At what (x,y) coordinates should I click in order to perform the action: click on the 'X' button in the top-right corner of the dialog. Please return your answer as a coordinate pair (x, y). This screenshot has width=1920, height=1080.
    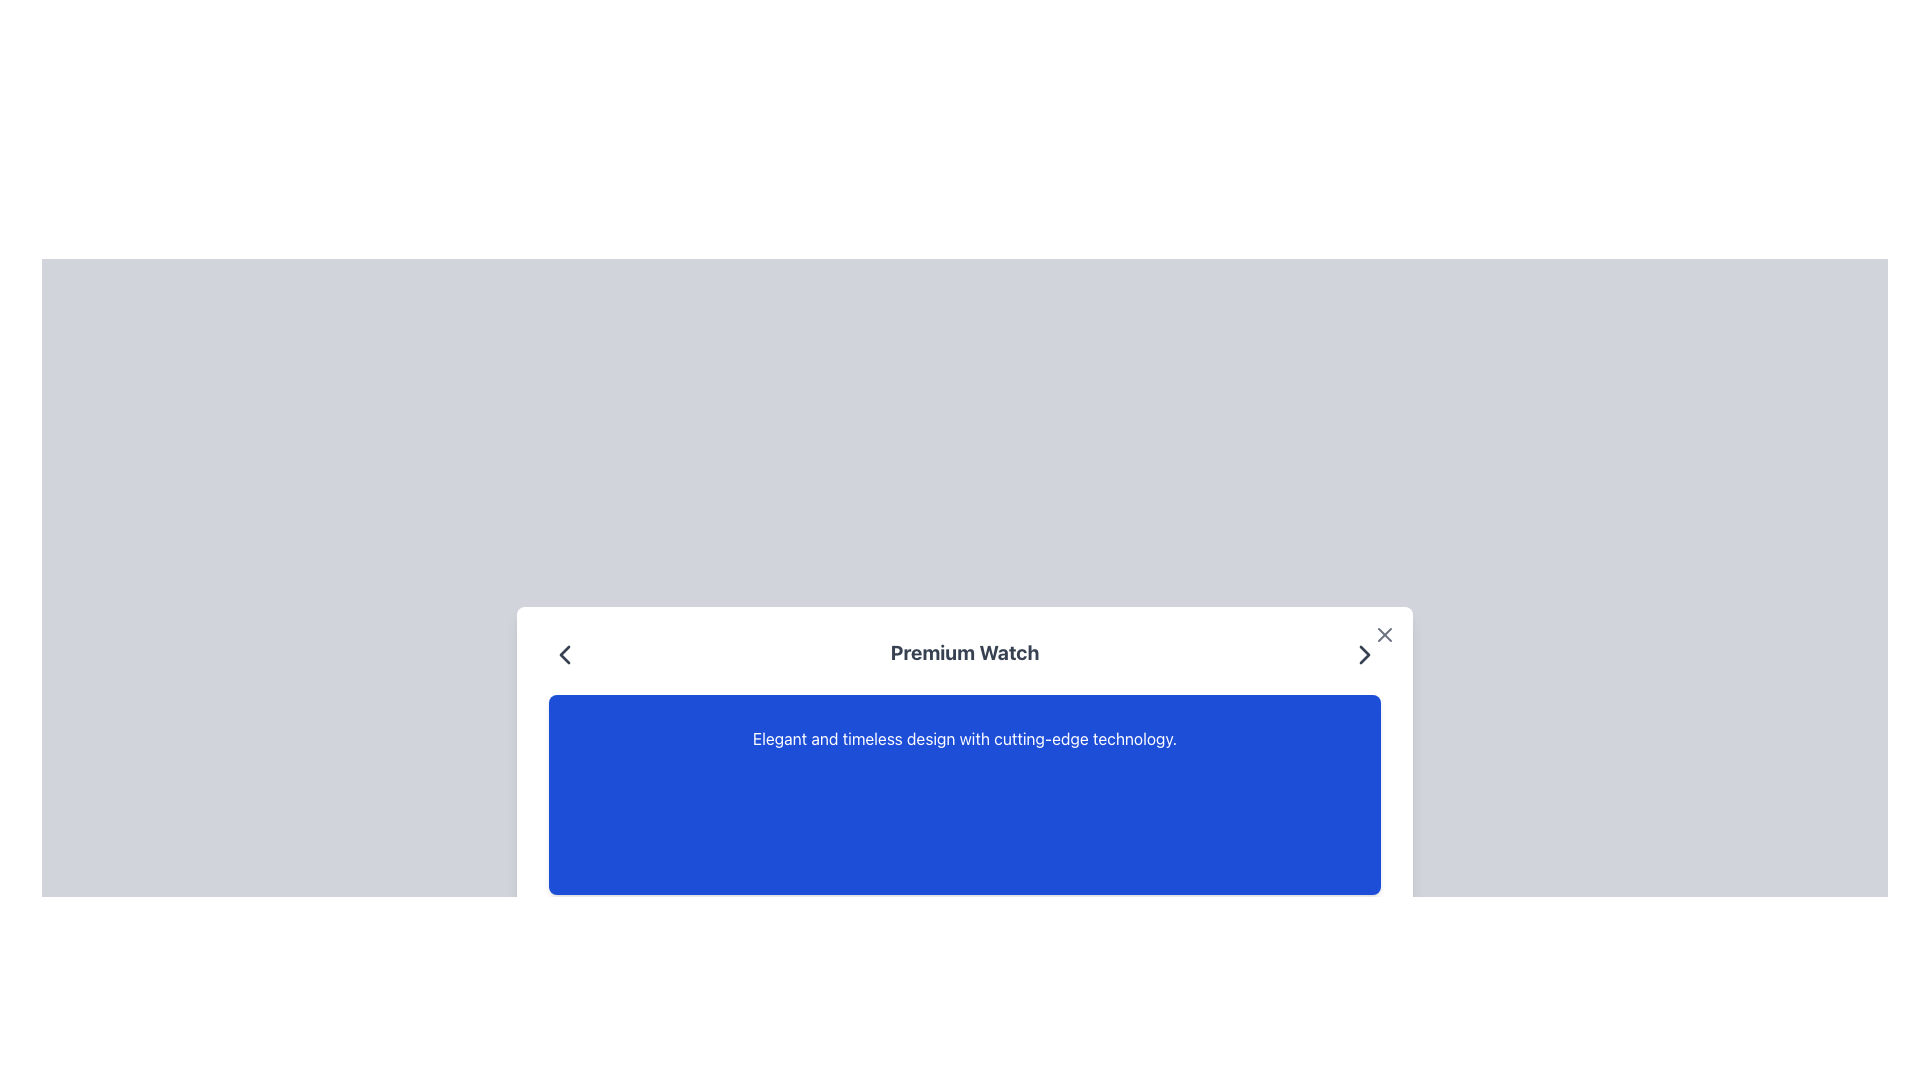
    Looking at the image, I should click on (1384, 635).